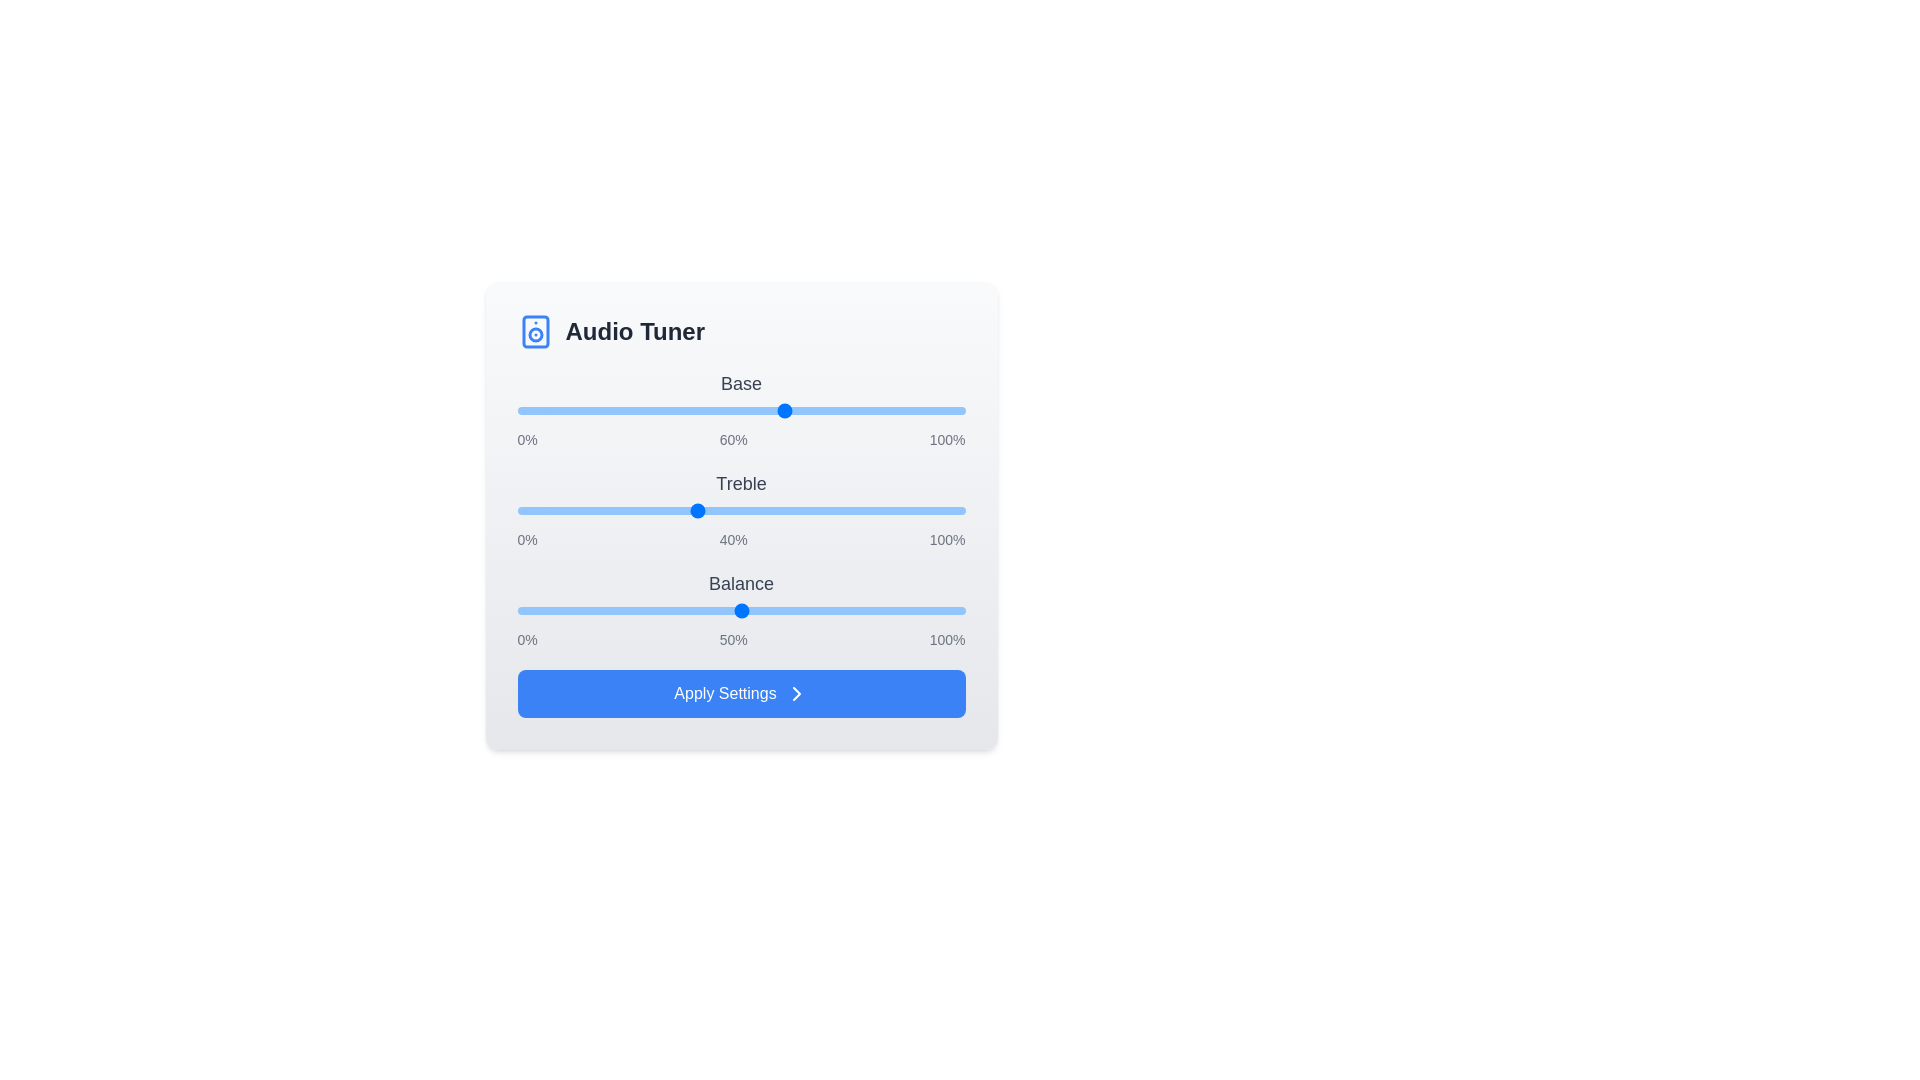 Image resolution: width=1920 pixels, height=1080 pixels. Describe the element at coordinates (535, 330) in the screenshot. I see `the speaker icon to explore additional features` at that location.